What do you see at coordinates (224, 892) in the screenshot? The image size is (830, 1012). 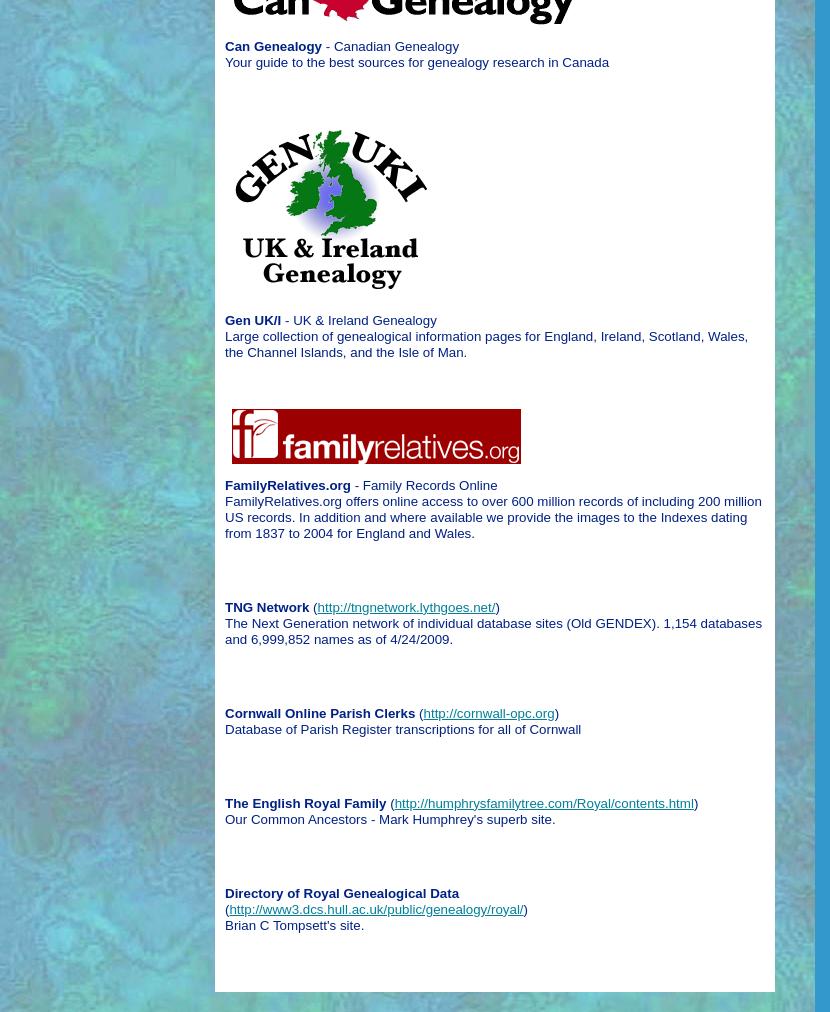 I see `'Directory of Royal Genealogical Data'` at bounding box center [224, 892].